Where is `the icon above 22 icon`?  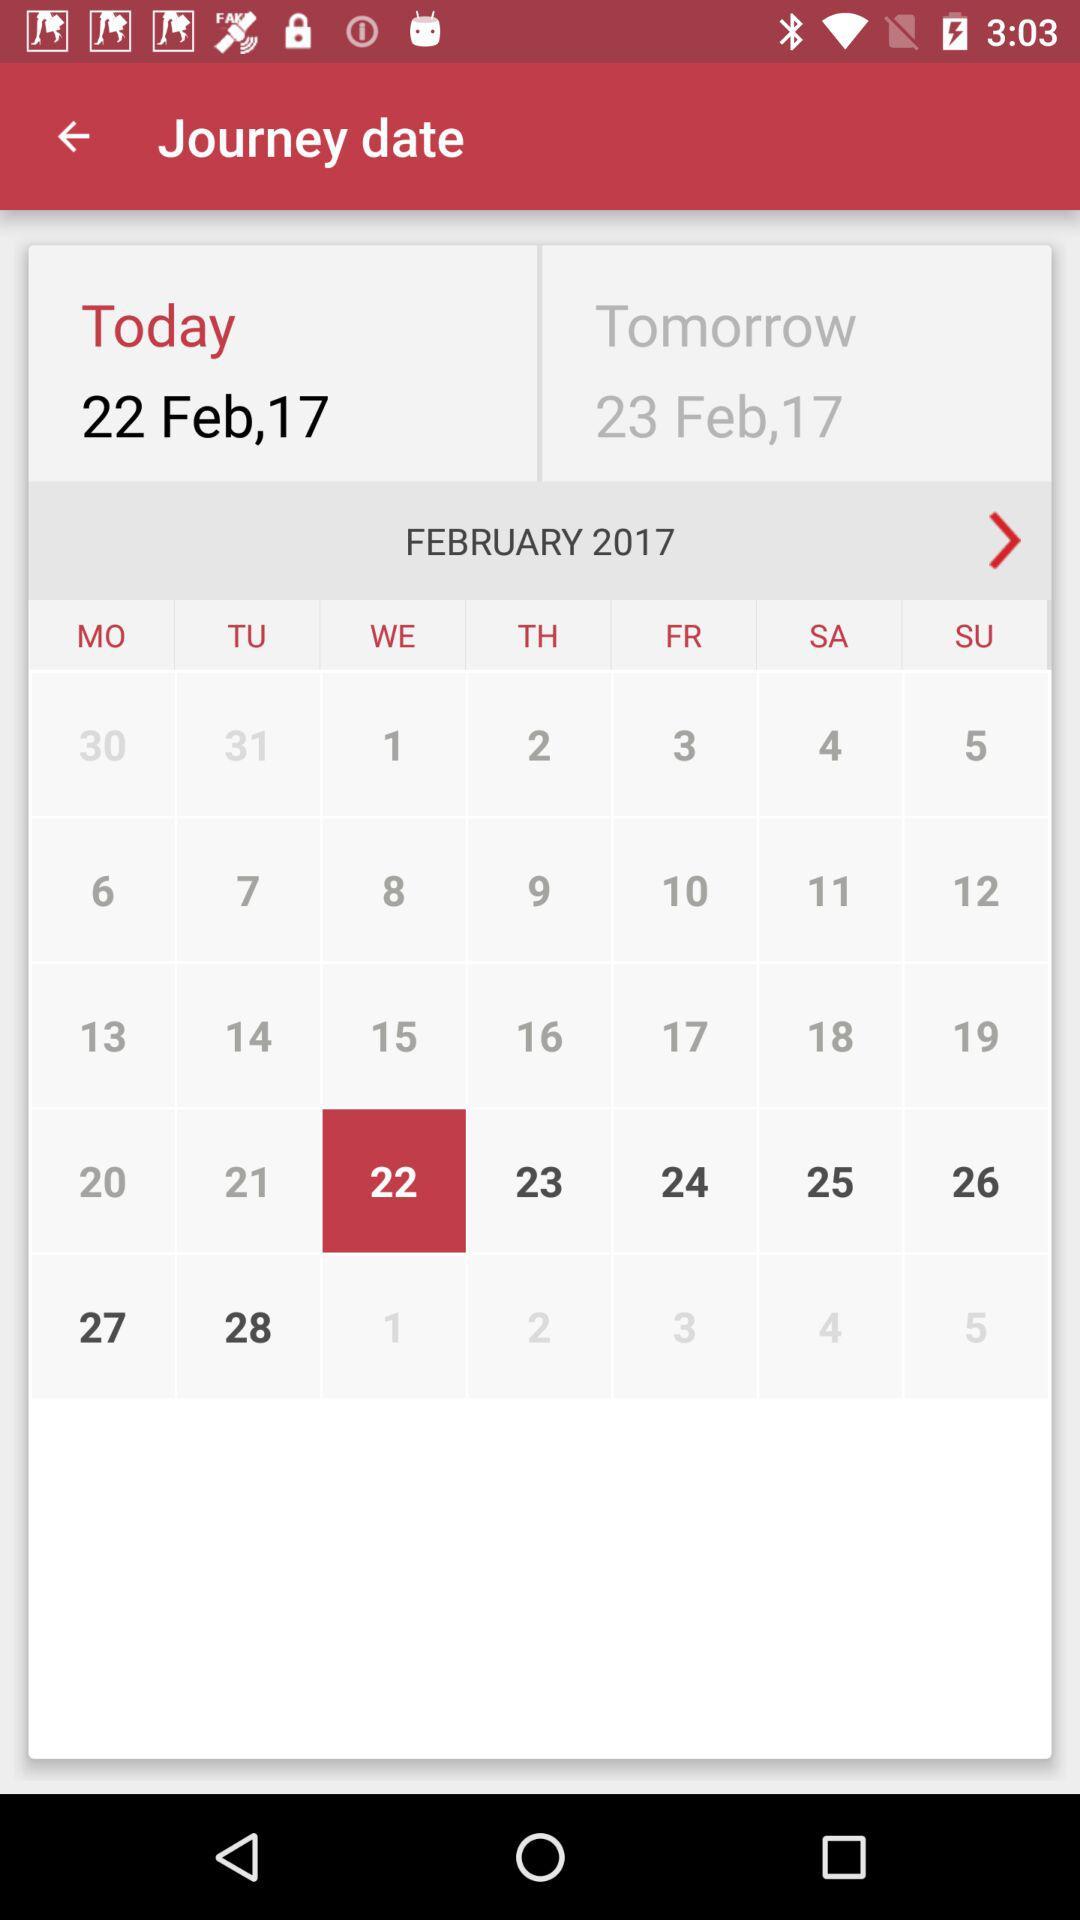
the icon above 22 icon is located at coordinates (538, 1035).